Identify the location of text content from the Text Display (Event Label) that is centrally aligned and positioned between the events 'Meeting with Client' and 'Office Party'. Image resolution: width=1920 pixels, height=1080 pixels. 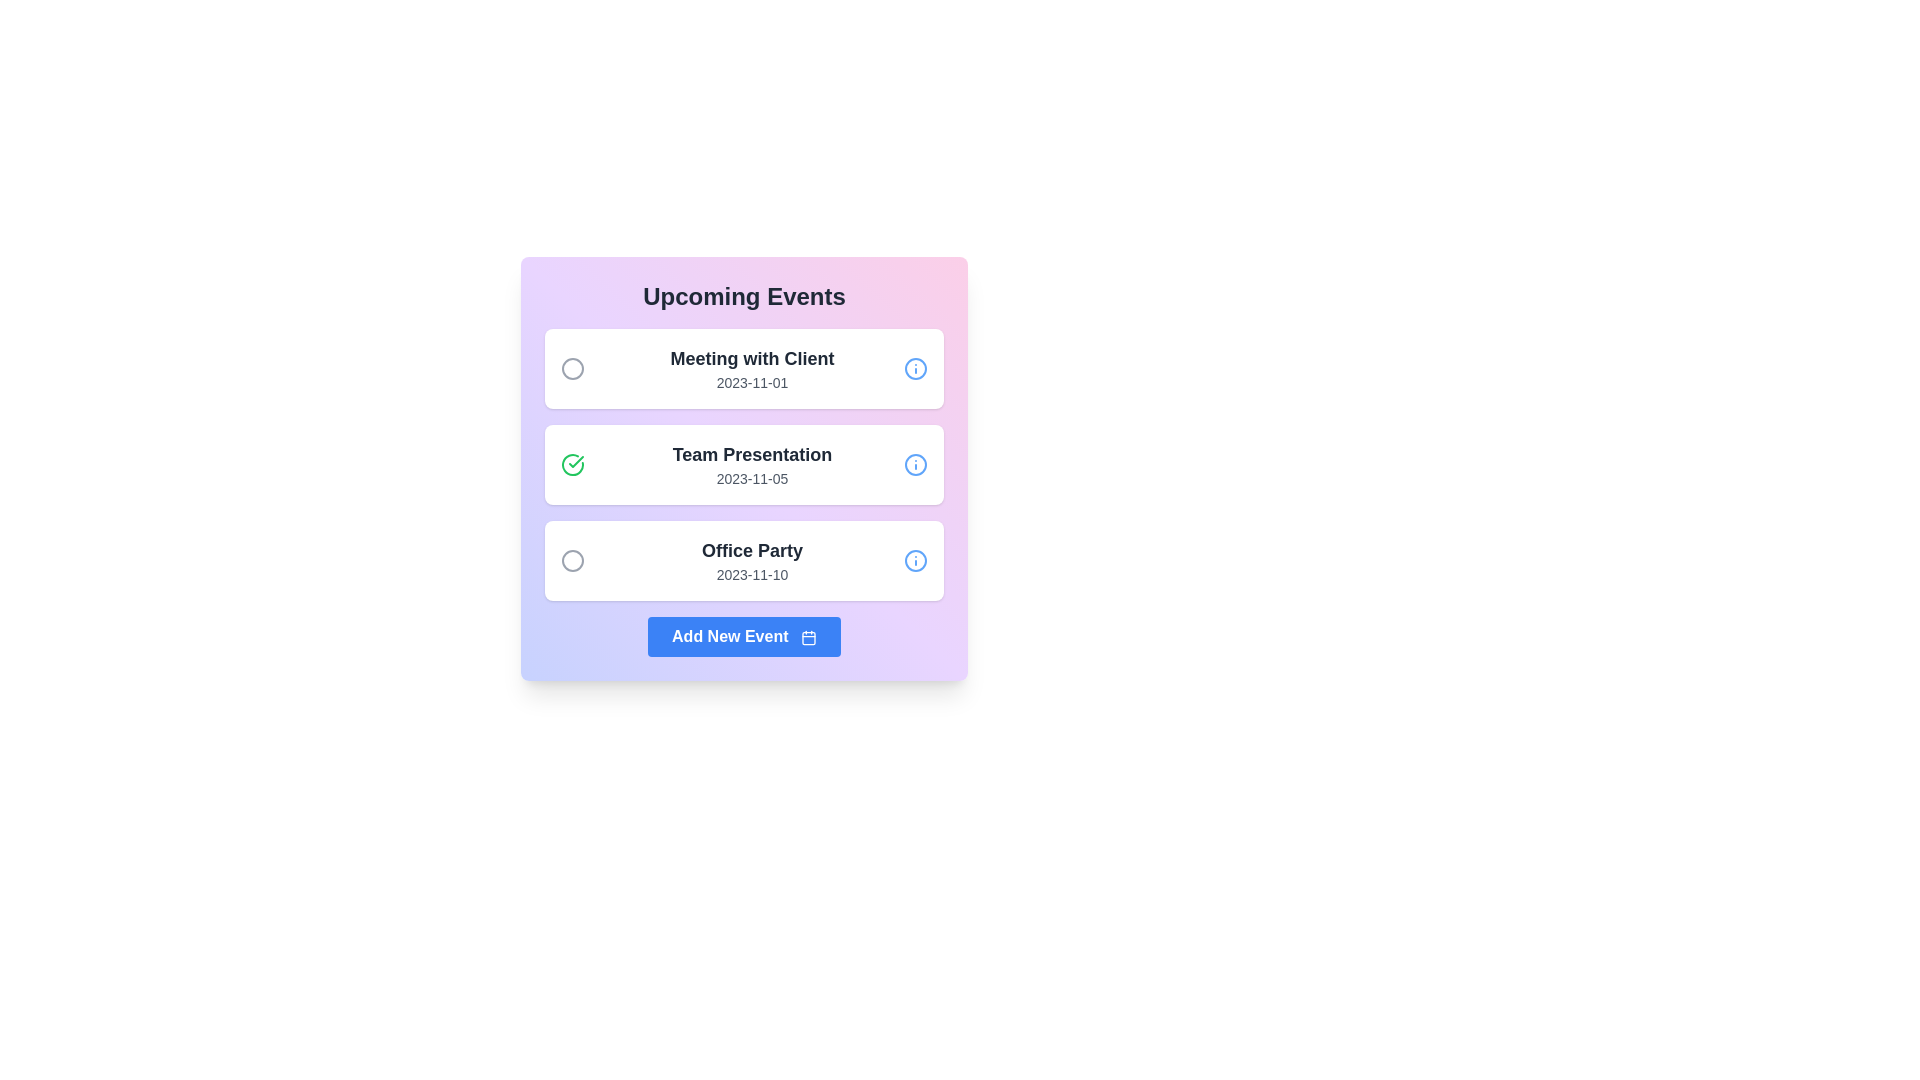
(751, 465).